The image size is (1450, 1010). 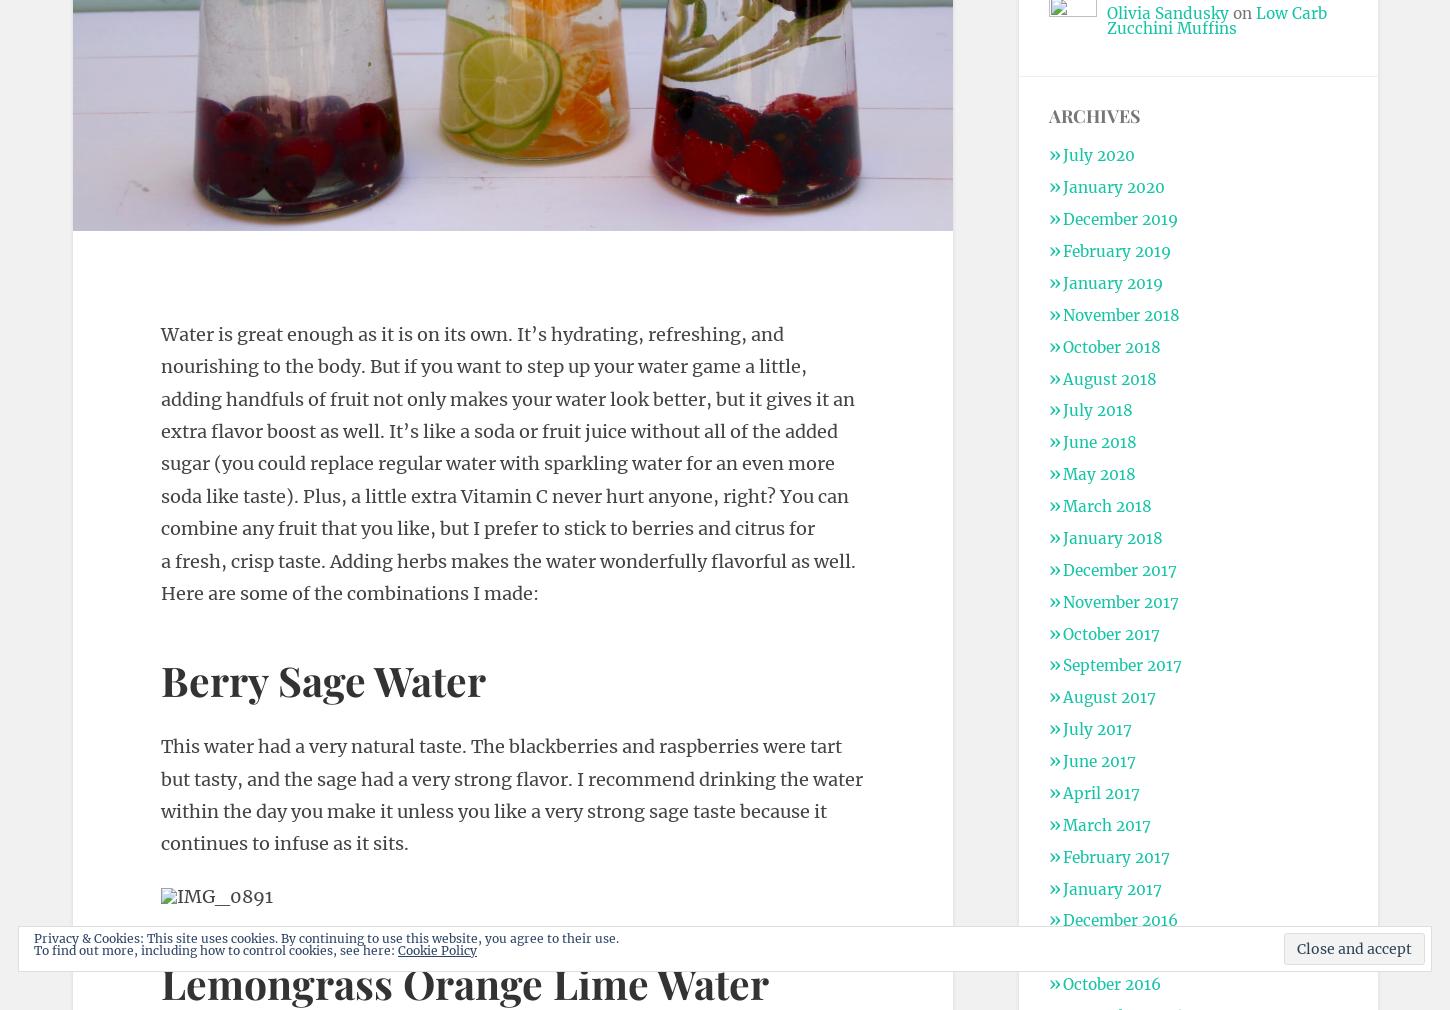 I want to click on 'December 2019', so click(x=1118, y=218).